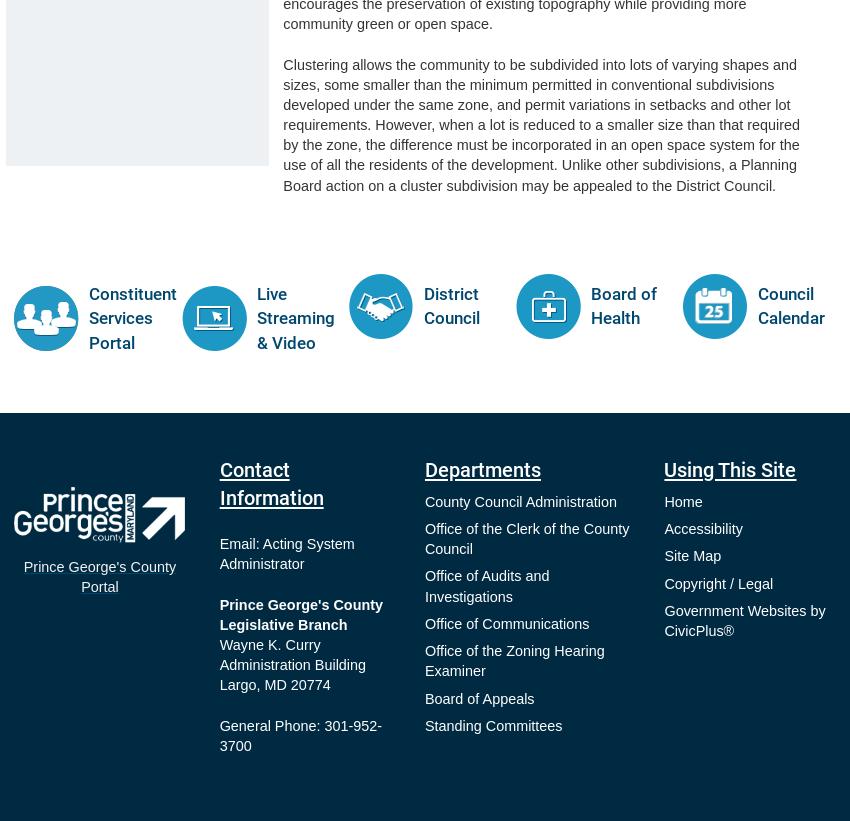 This screenshot has width=850, height=821. What do you see at coordinates (744, 620) in the screenshot?
I see `'Government Websites by CivicPlus®'` at bounding box center [744, 620].